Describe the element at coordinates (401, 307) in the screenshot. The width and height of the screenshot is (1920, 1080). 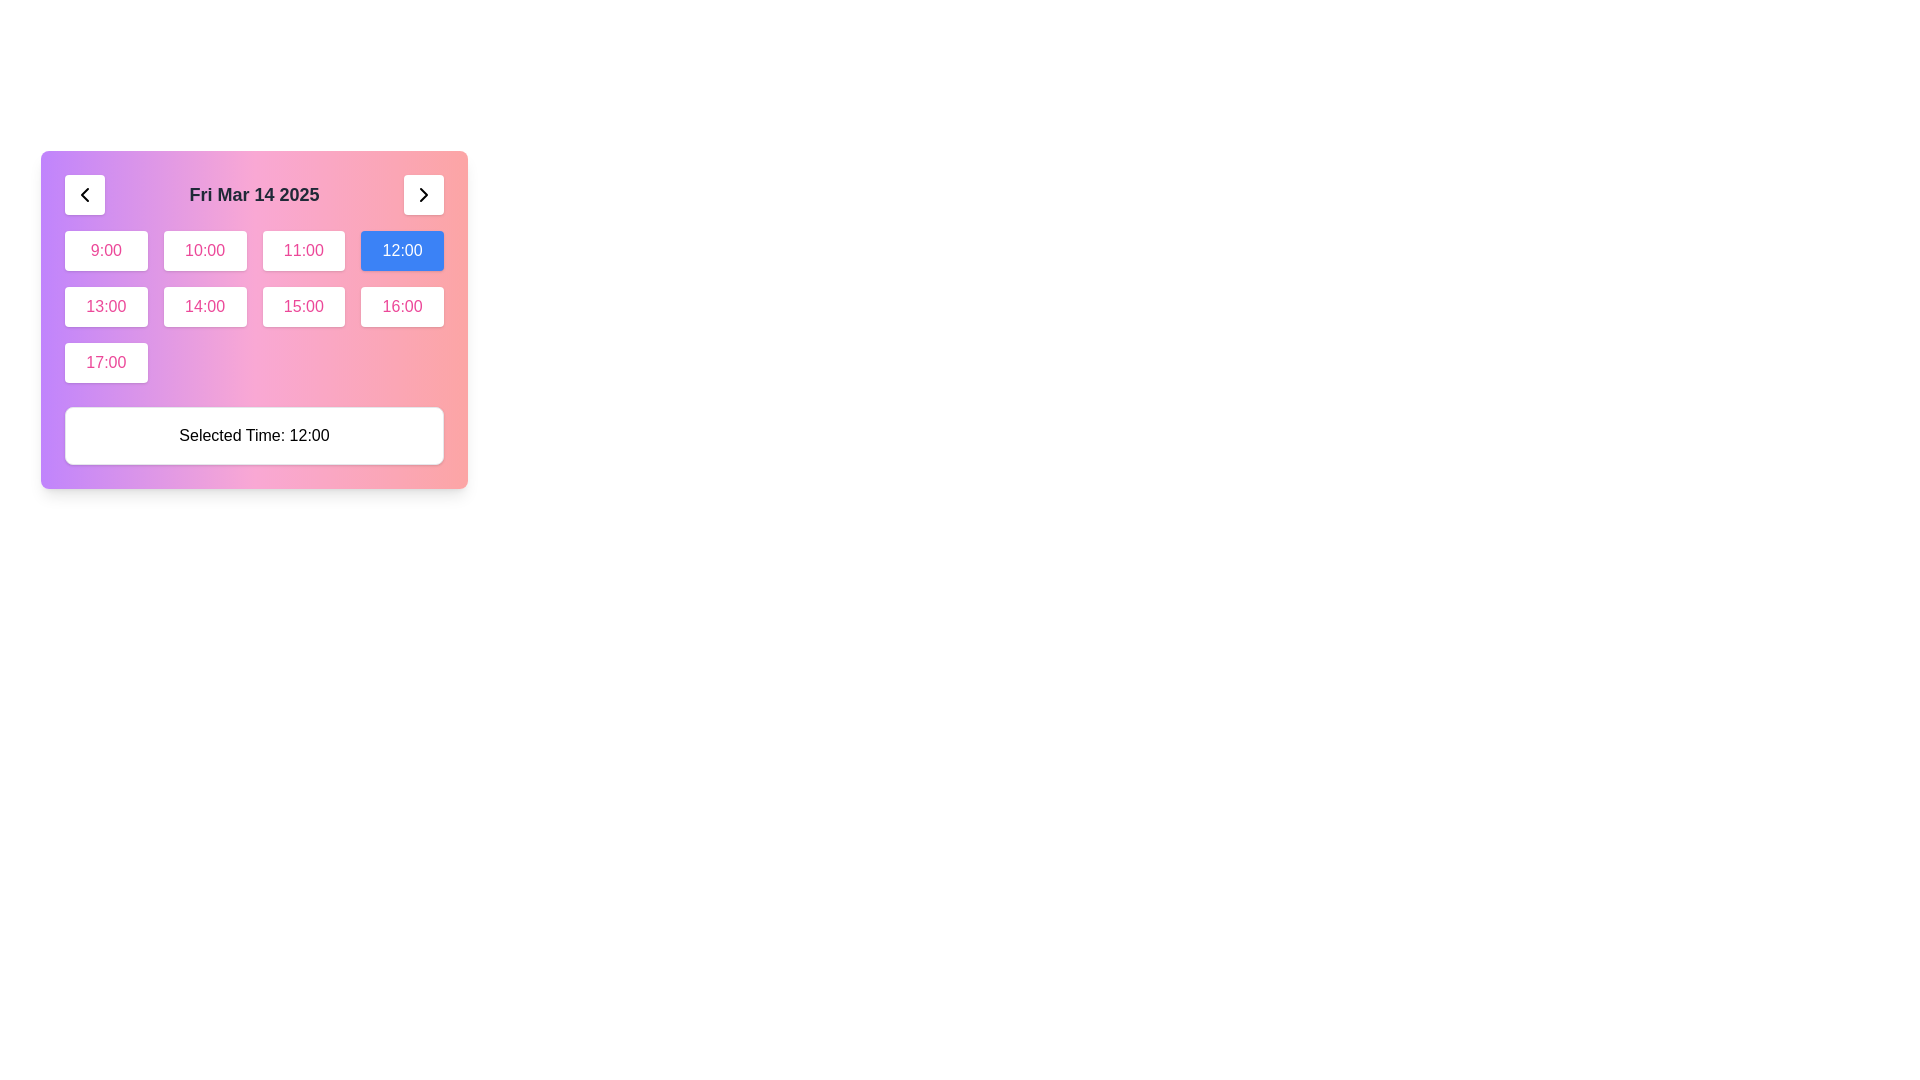
I see `the button with white background and pink text displaying '16:00'` at that location.